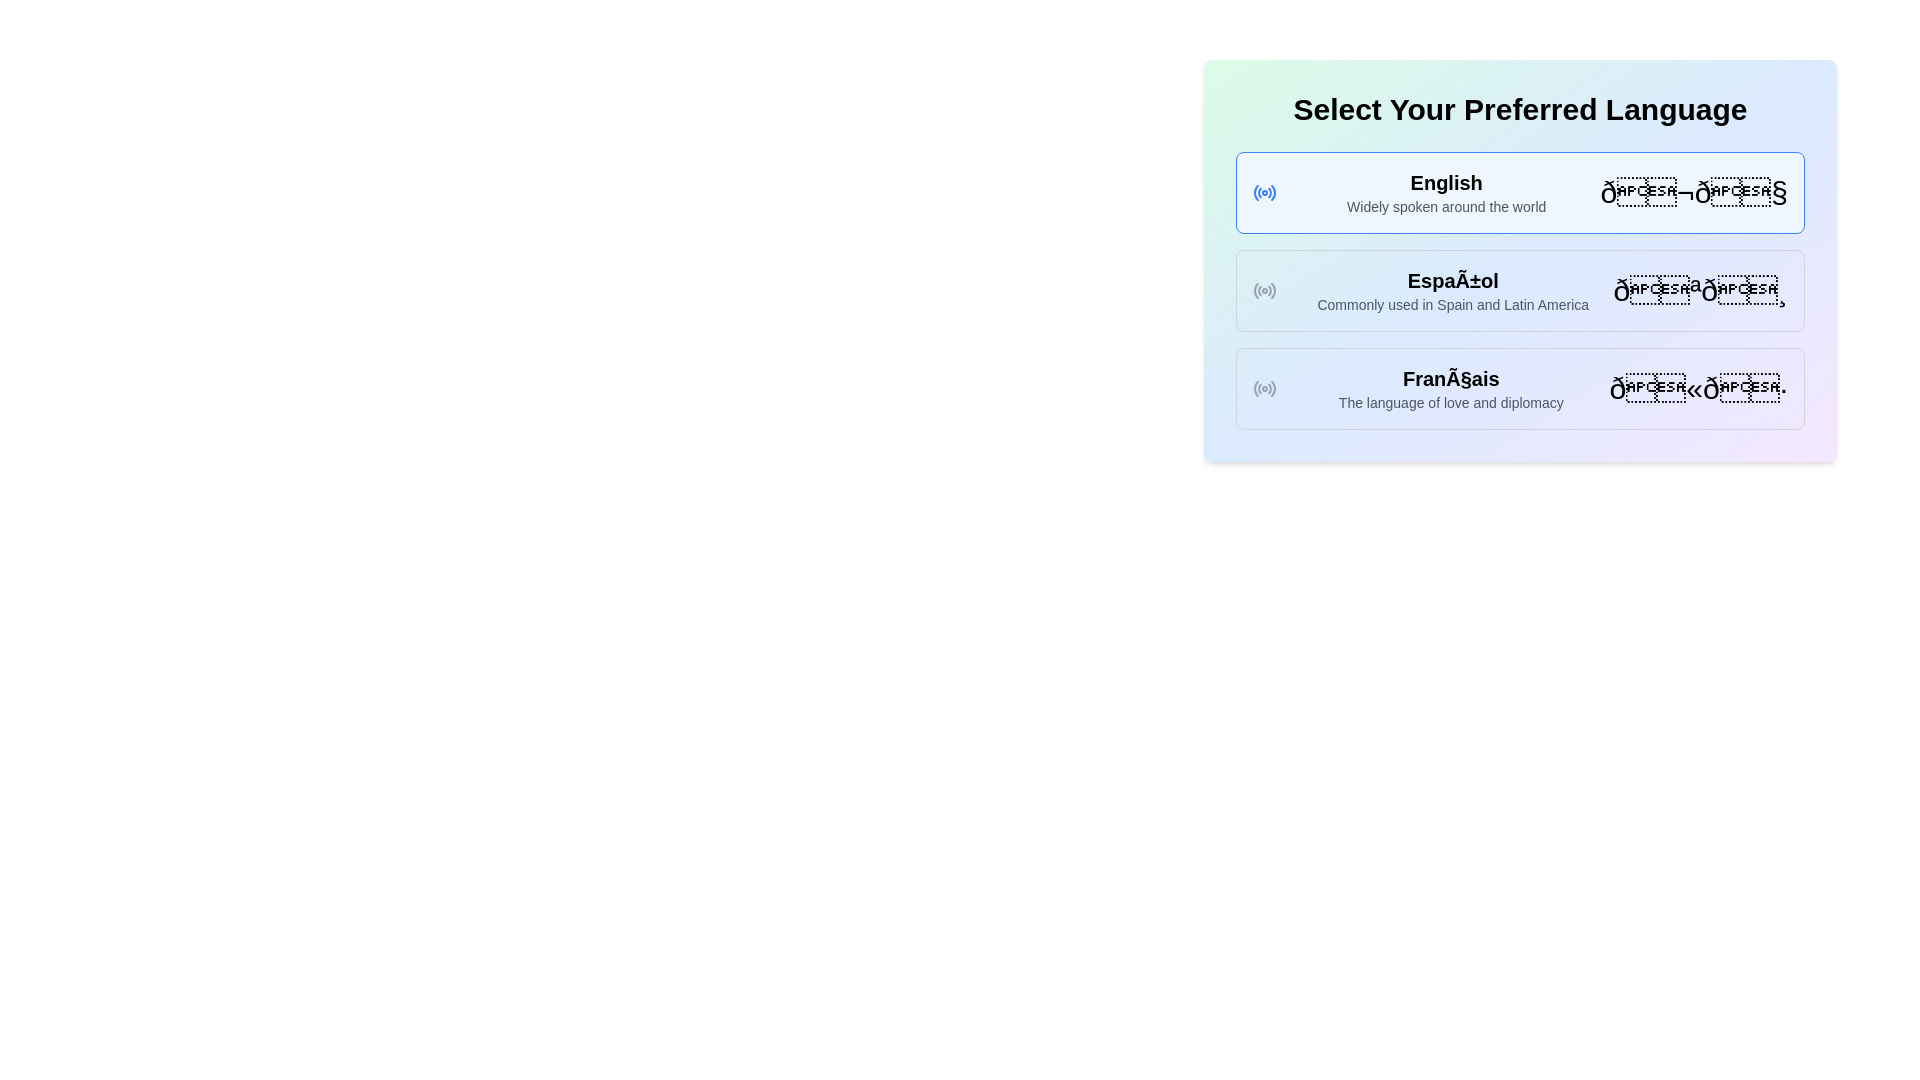  What do you see at coordinates (1446, 207) in the screenshot?
I see `the static text displaying 'Widely spoken around the world', which is positioned below the text 'English' within the language options card` at bounding box center [1446, 207].